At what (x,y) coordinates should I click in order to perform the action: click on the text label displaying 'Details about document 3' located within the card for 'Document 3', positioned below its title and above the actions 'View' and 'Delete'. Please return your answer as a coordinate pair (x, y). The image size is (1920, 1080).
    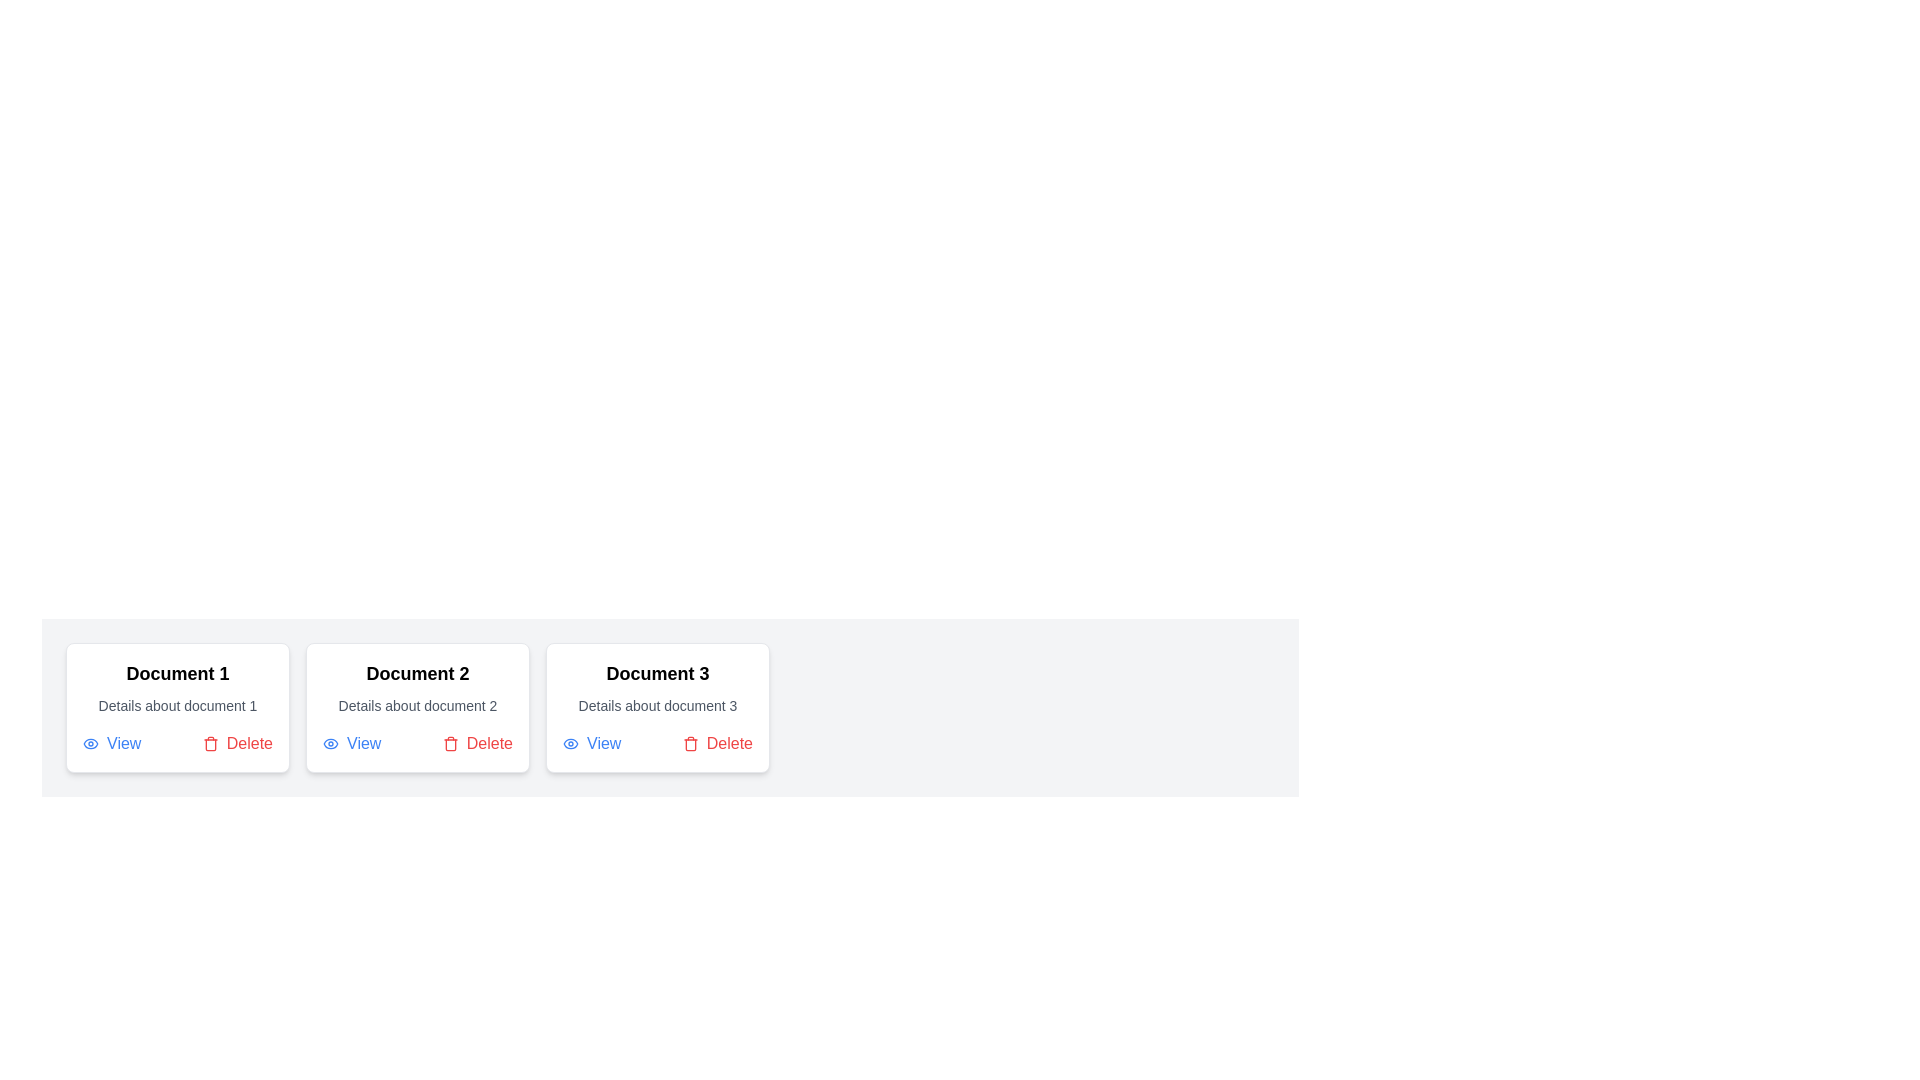
    Looking at the image, I should click on (657, 704).